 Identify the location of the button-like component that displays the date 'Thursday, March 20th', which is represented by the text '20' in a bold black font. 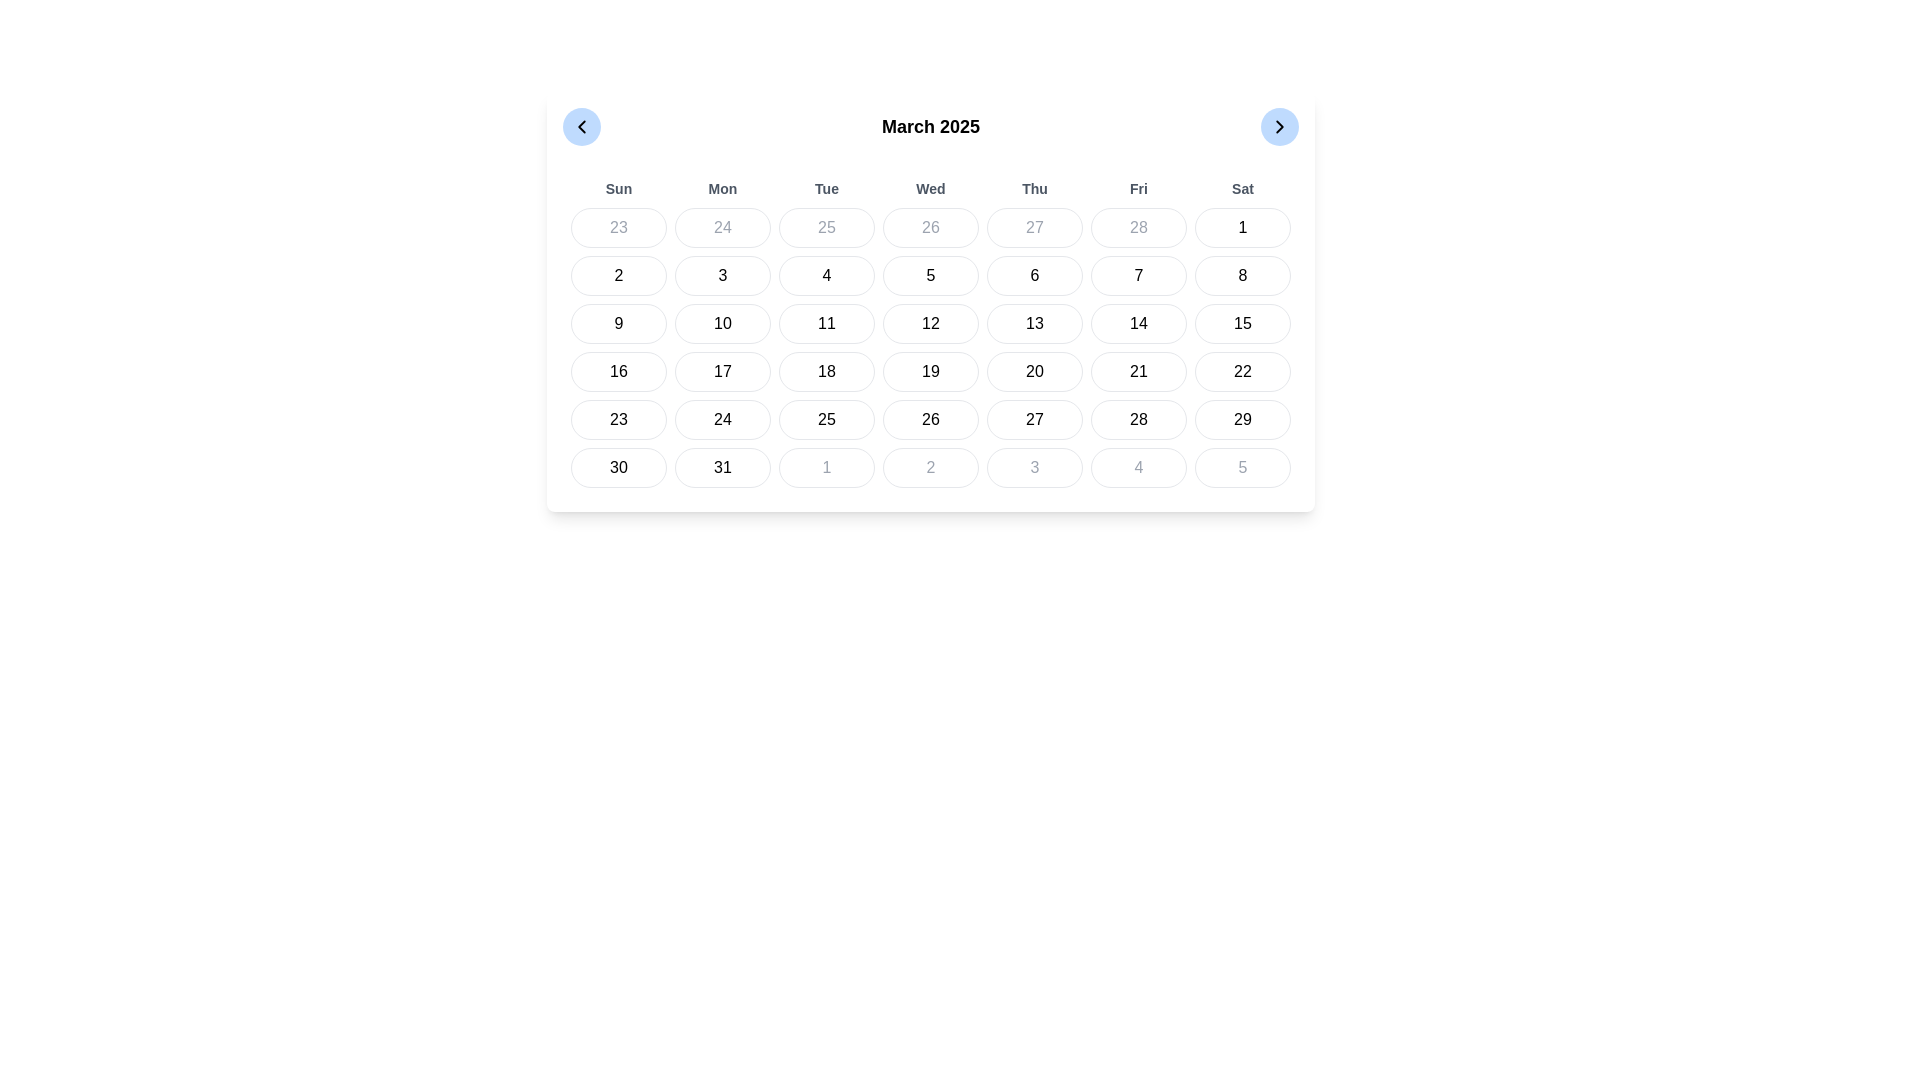
(1035, 371).